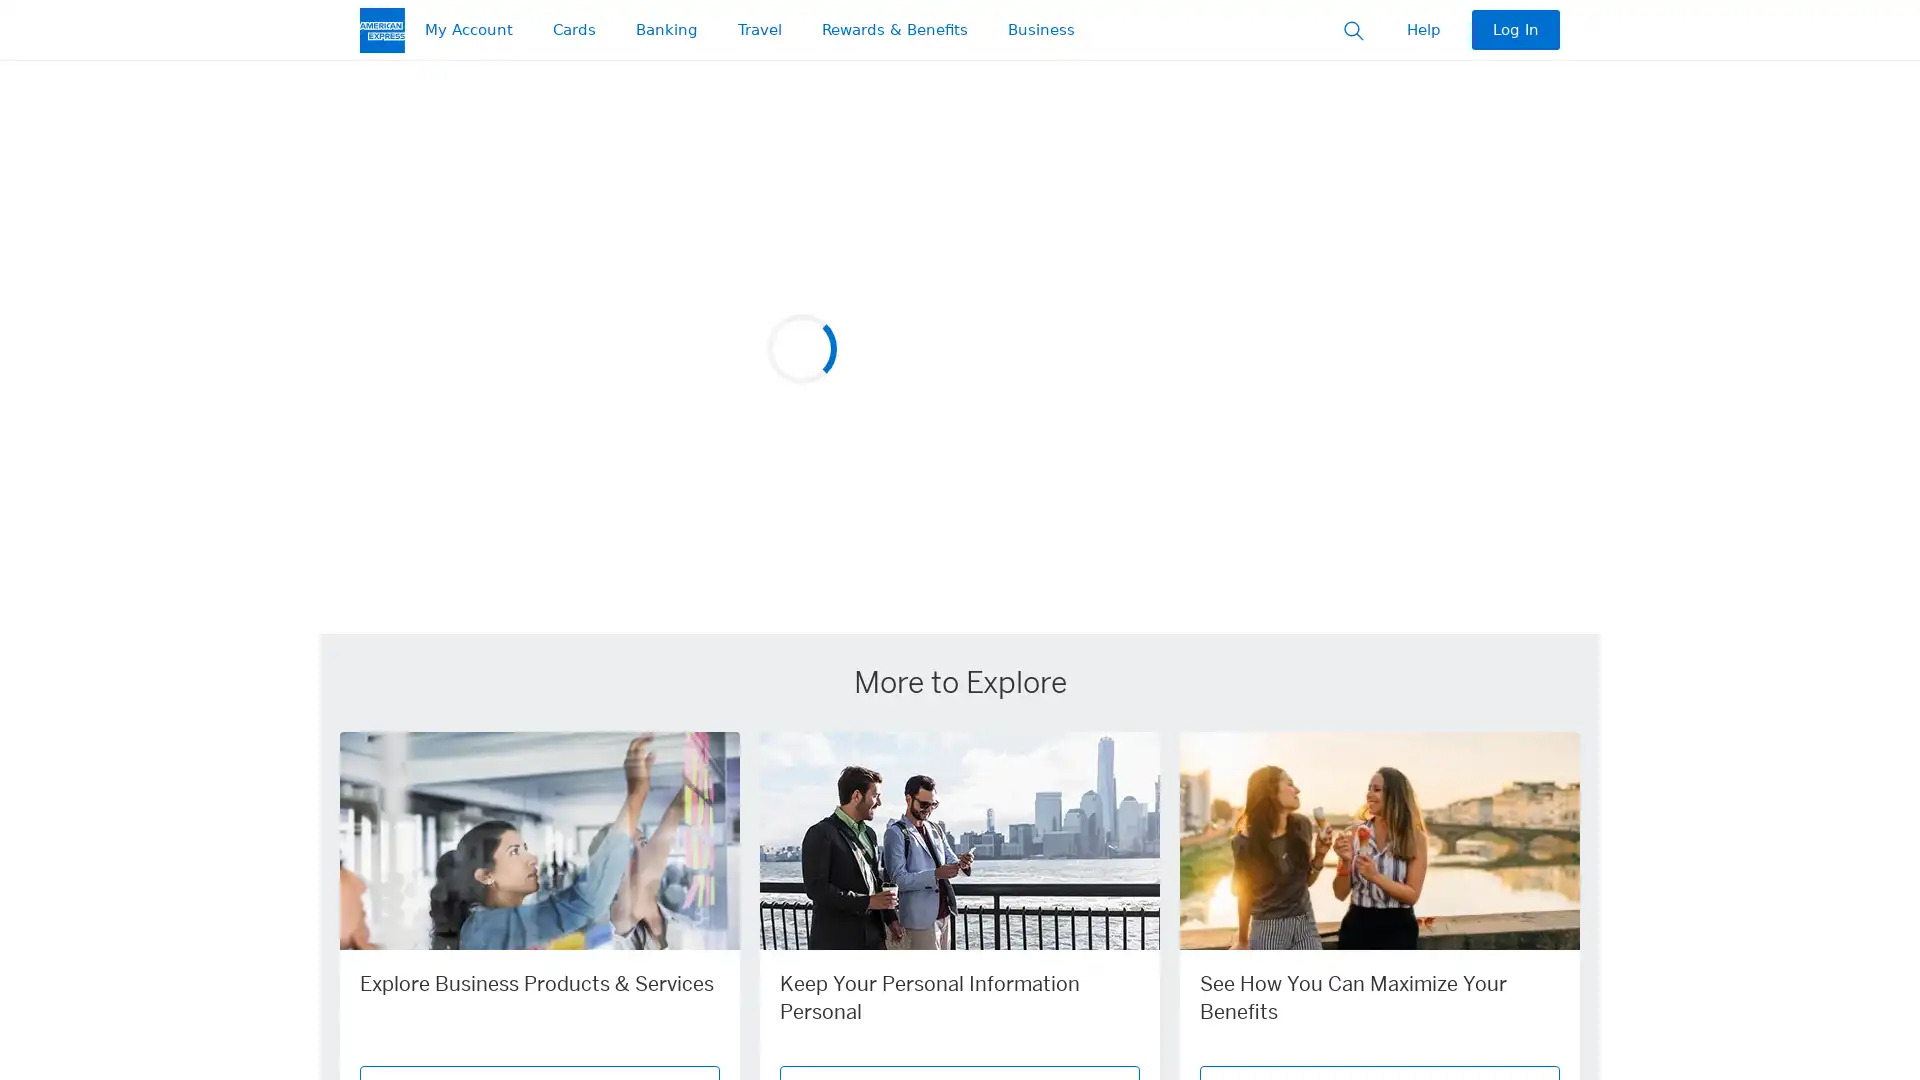 This screenshot has width=1920, height=1080. What do you see at coordinates (954, 866) in the screenshot?
I see `Next Slide` at bounding box center [954, 866].